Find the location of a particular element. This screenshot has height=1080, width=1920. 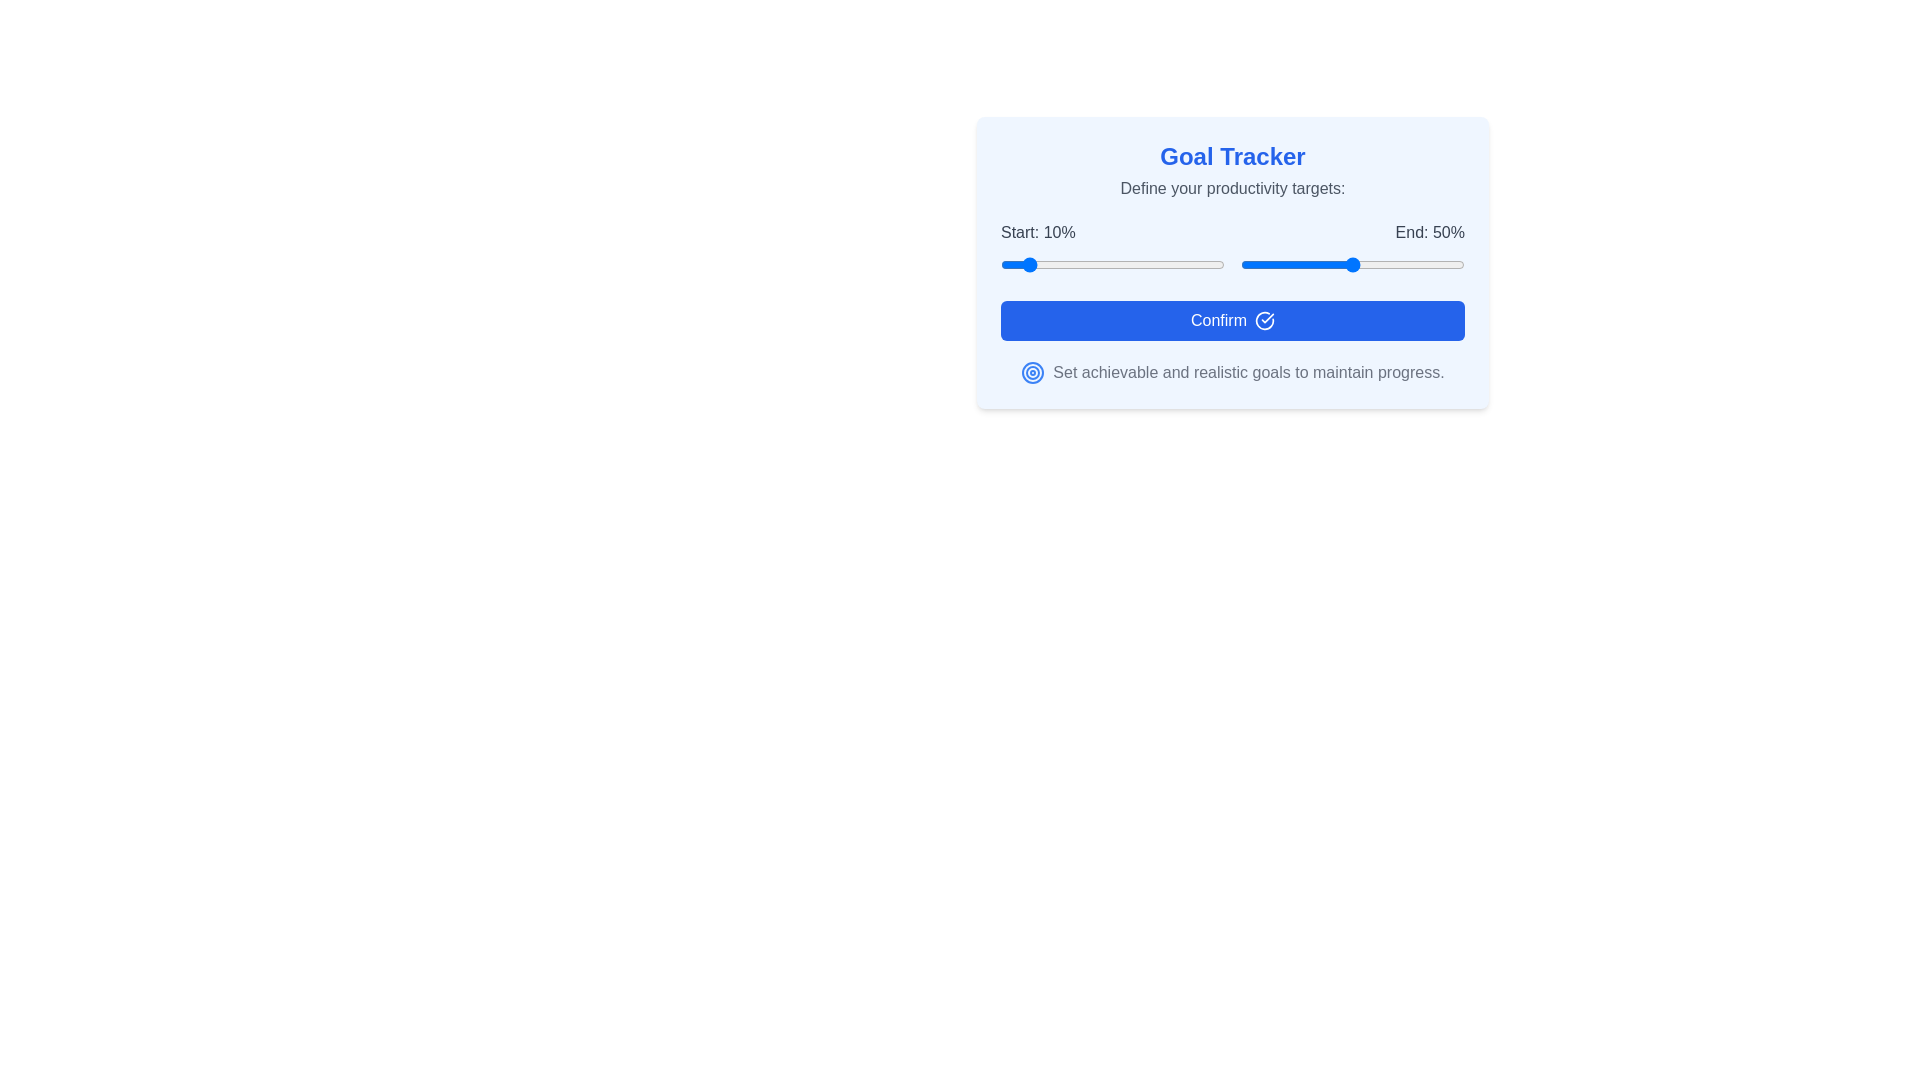

the slider value is located at coordinates (1217, 264).